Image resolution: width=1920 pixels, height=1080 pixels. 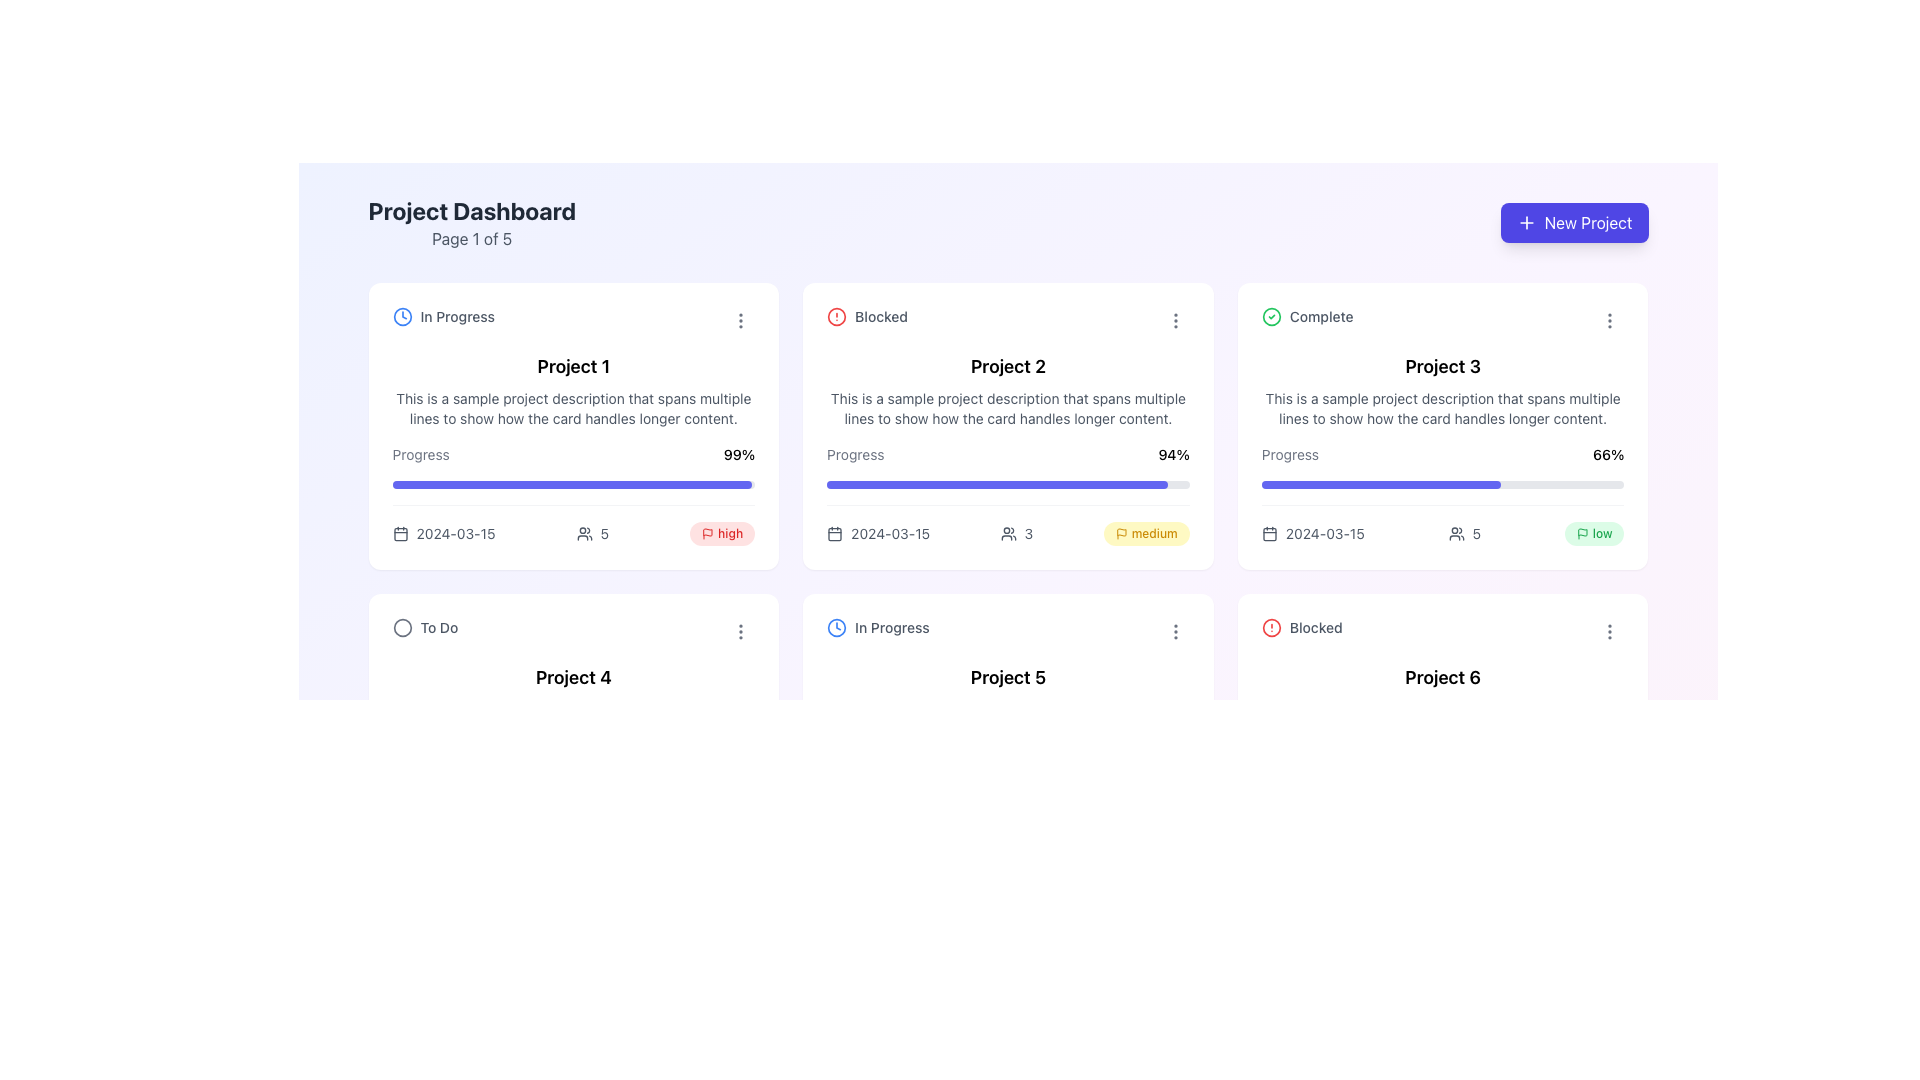 I want to click on the associated icon of the Status indicator labeled 'Blocked' located at the top of the 'Project 2' card, so click(x=1008, y=320).